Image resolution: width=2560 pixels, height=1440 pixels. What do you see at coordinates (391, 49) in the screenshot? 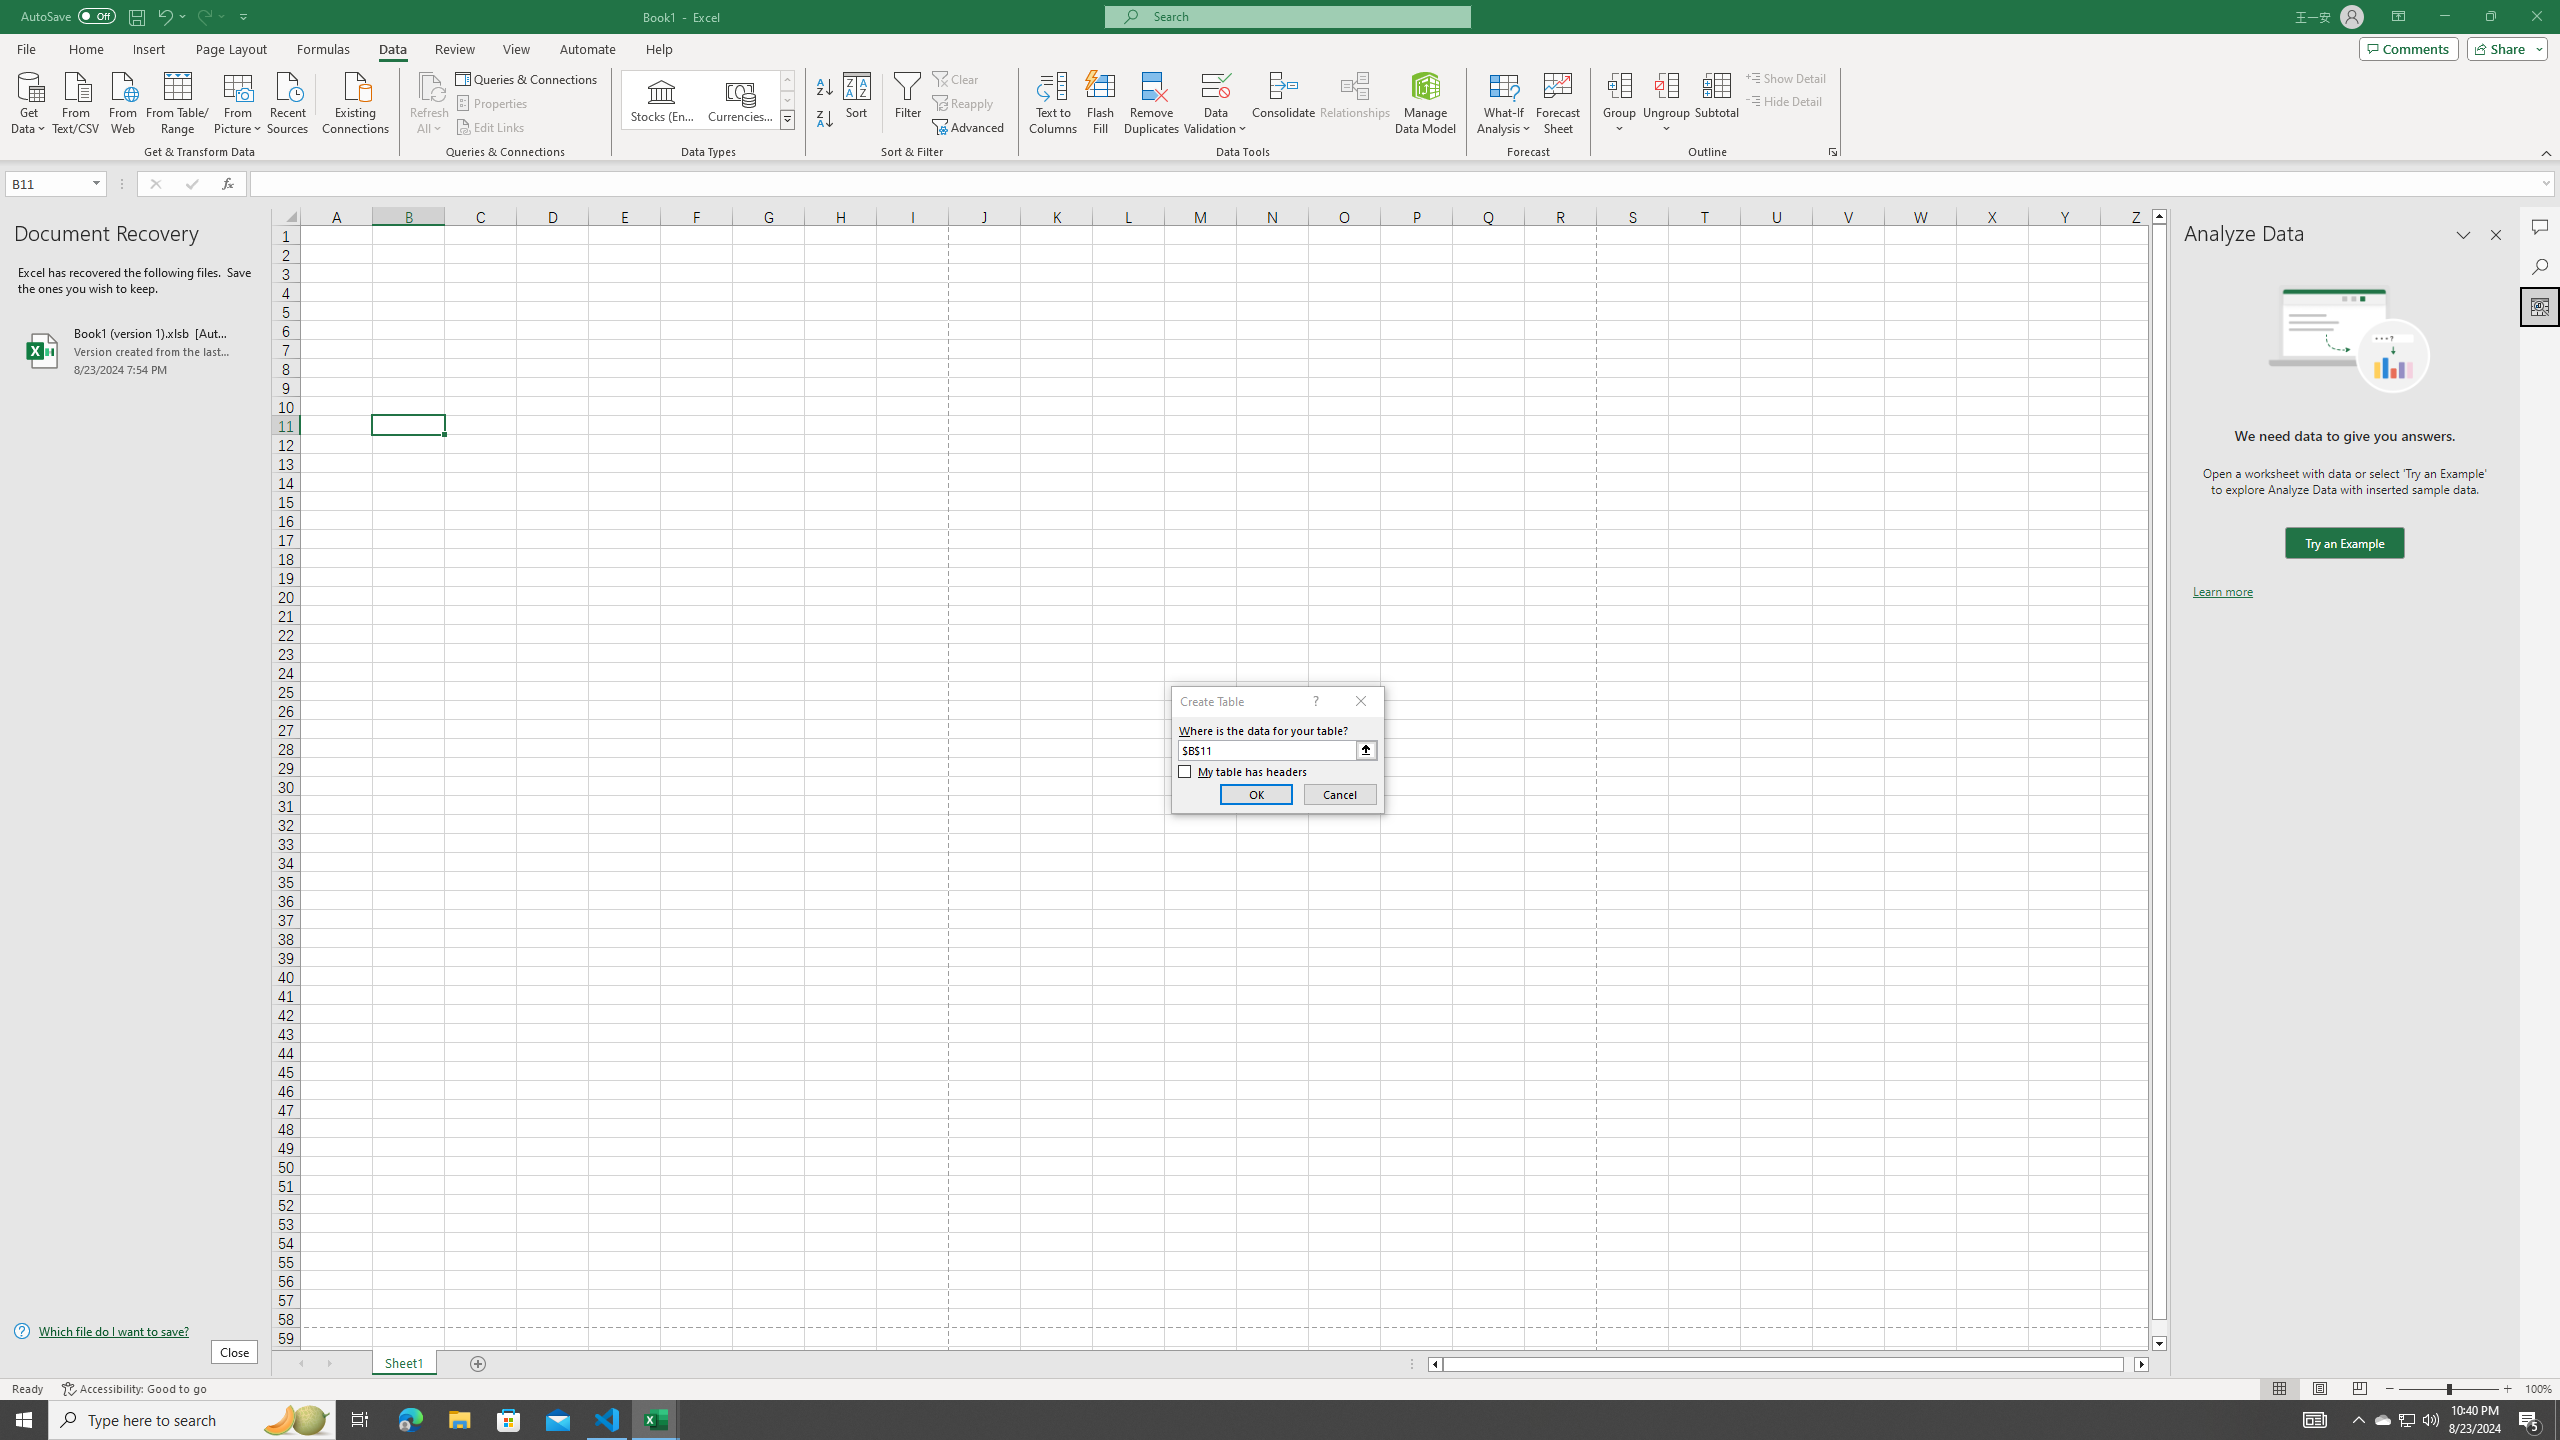
I see `'Data'` at bounding box center [391, 49].